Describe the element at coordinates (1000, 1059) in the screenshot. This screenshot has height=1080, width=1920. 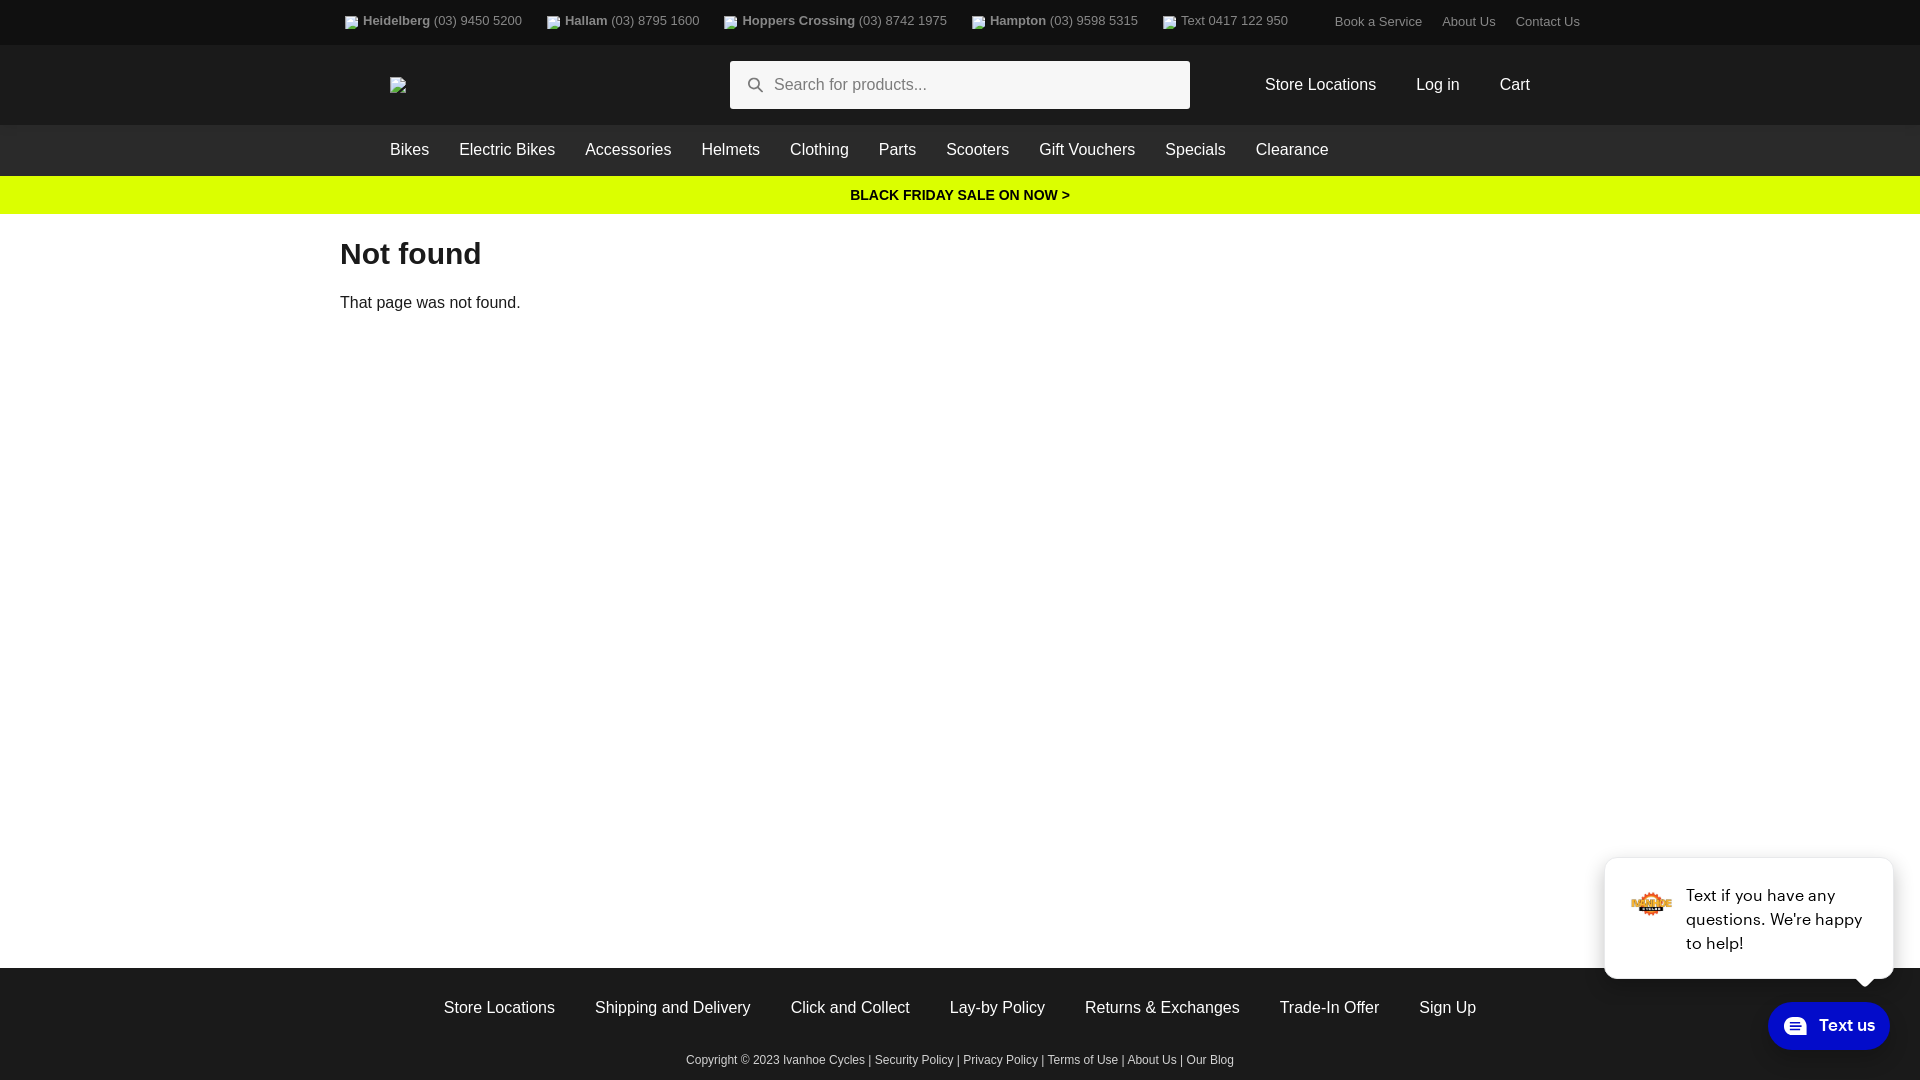
I see `'Privacy Policy'` at that location.